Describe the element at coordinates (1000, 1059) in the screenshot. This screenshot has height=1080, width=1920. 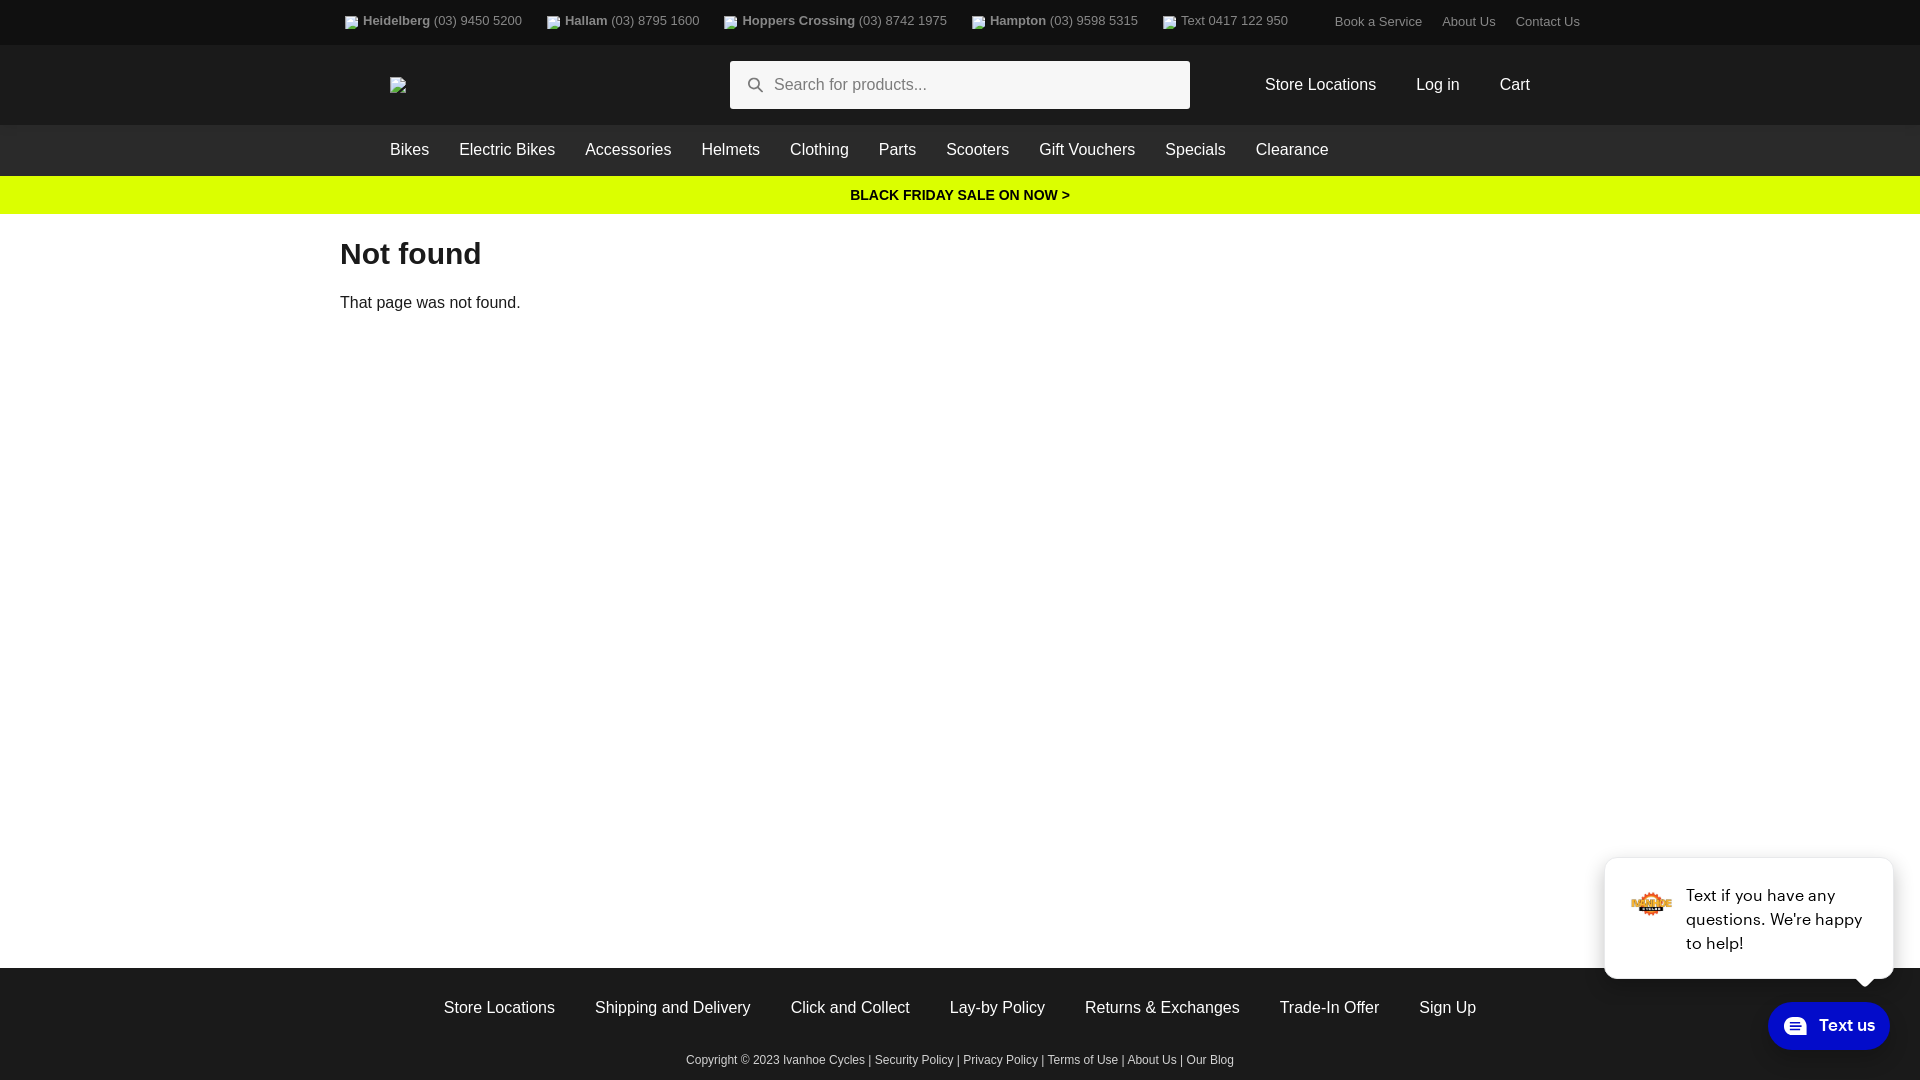
I see `'Privacy Policy'` at that location.